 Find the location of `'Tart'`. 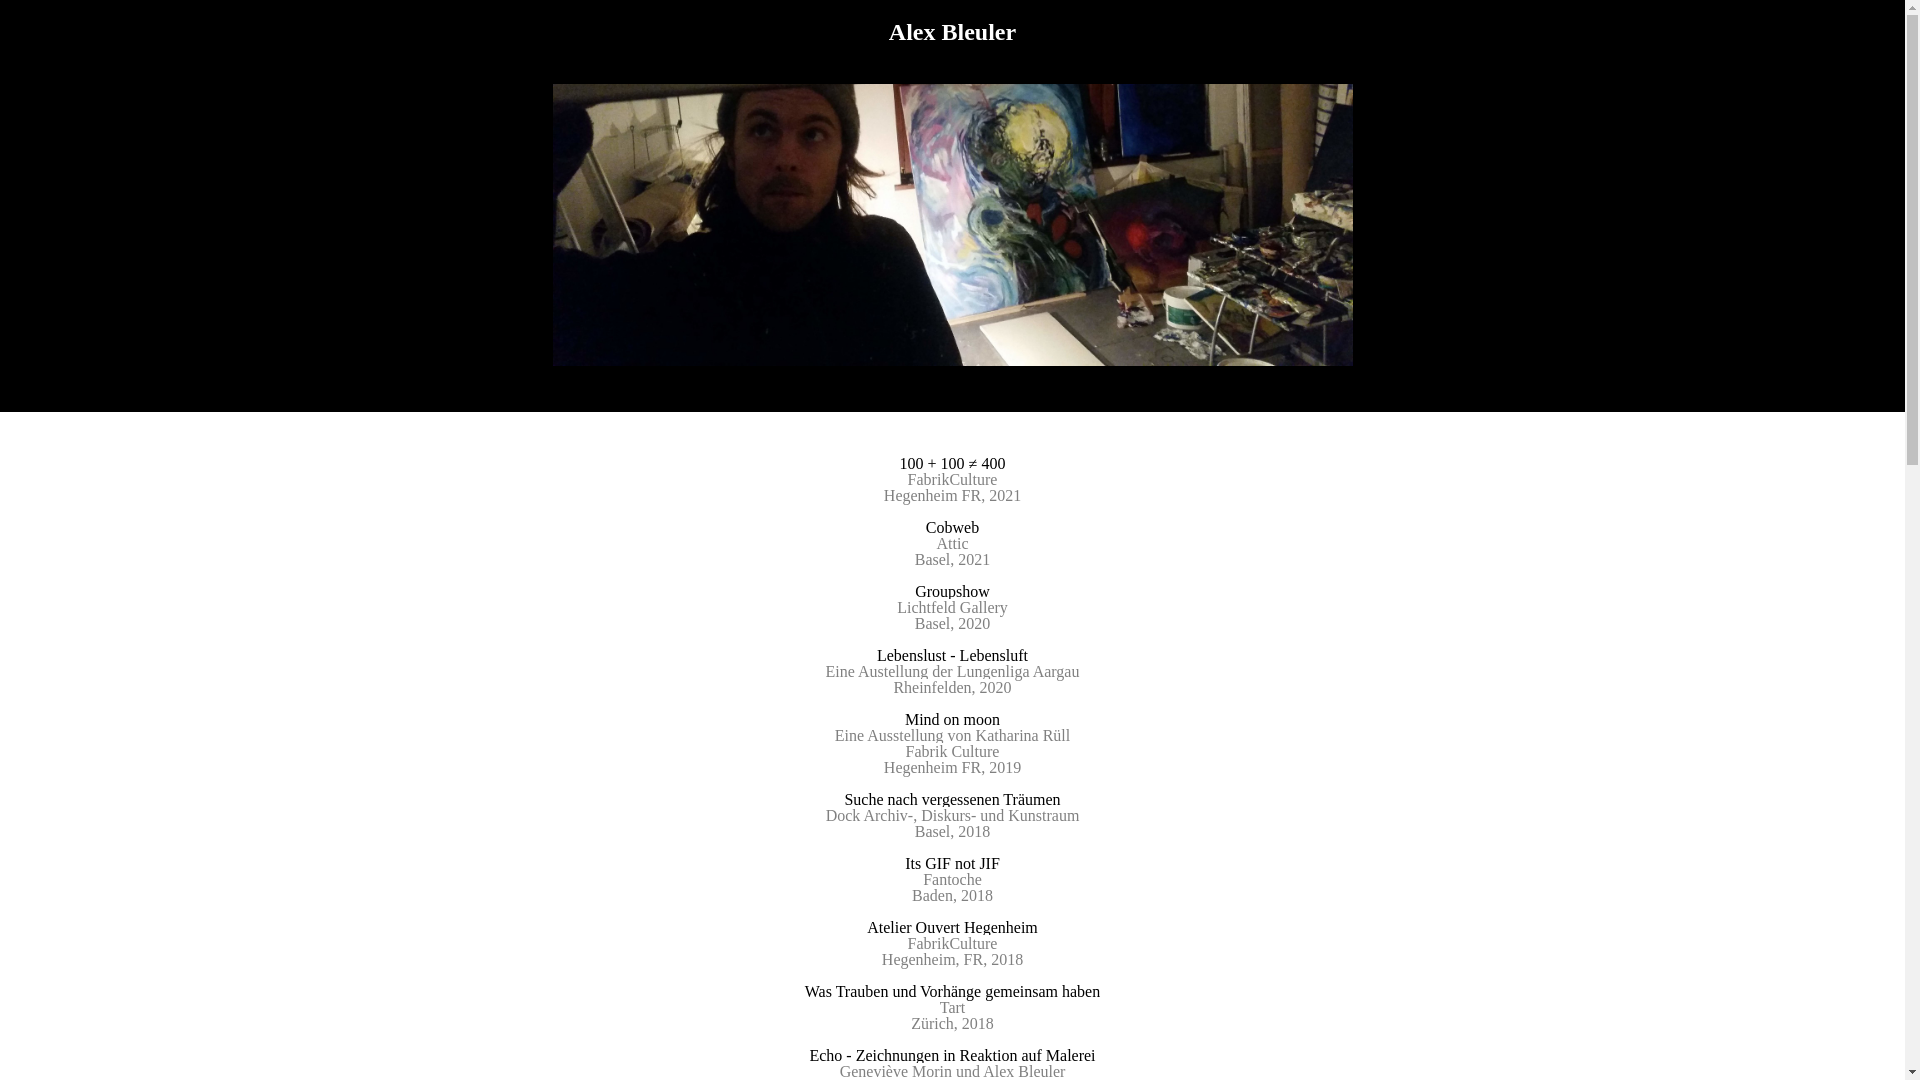

'Tart' is located at coordinates (952, 1007).